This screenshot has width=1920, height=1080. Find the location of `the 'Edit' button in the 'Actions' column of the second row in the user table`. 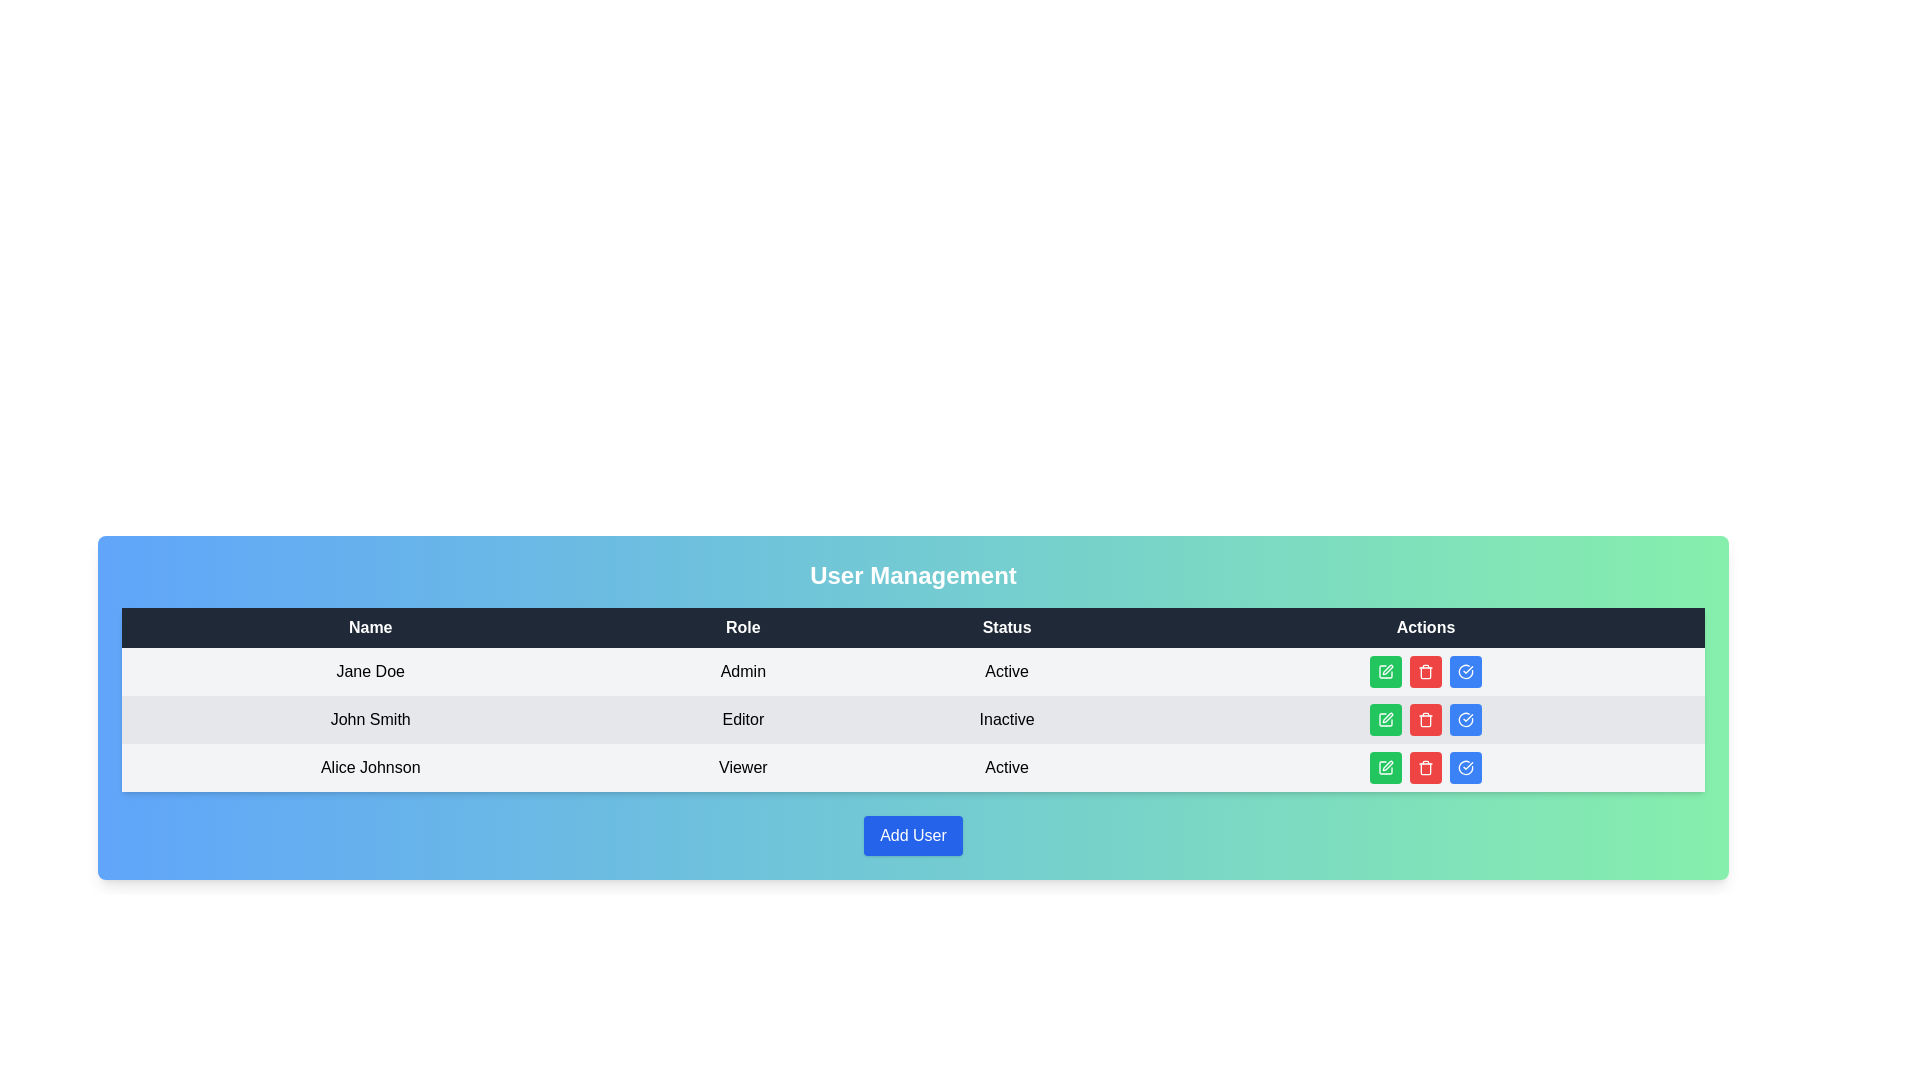

the 'Edit' button in the 'Actions' column of the second row in the user table is located at coordinates (1385, 720).